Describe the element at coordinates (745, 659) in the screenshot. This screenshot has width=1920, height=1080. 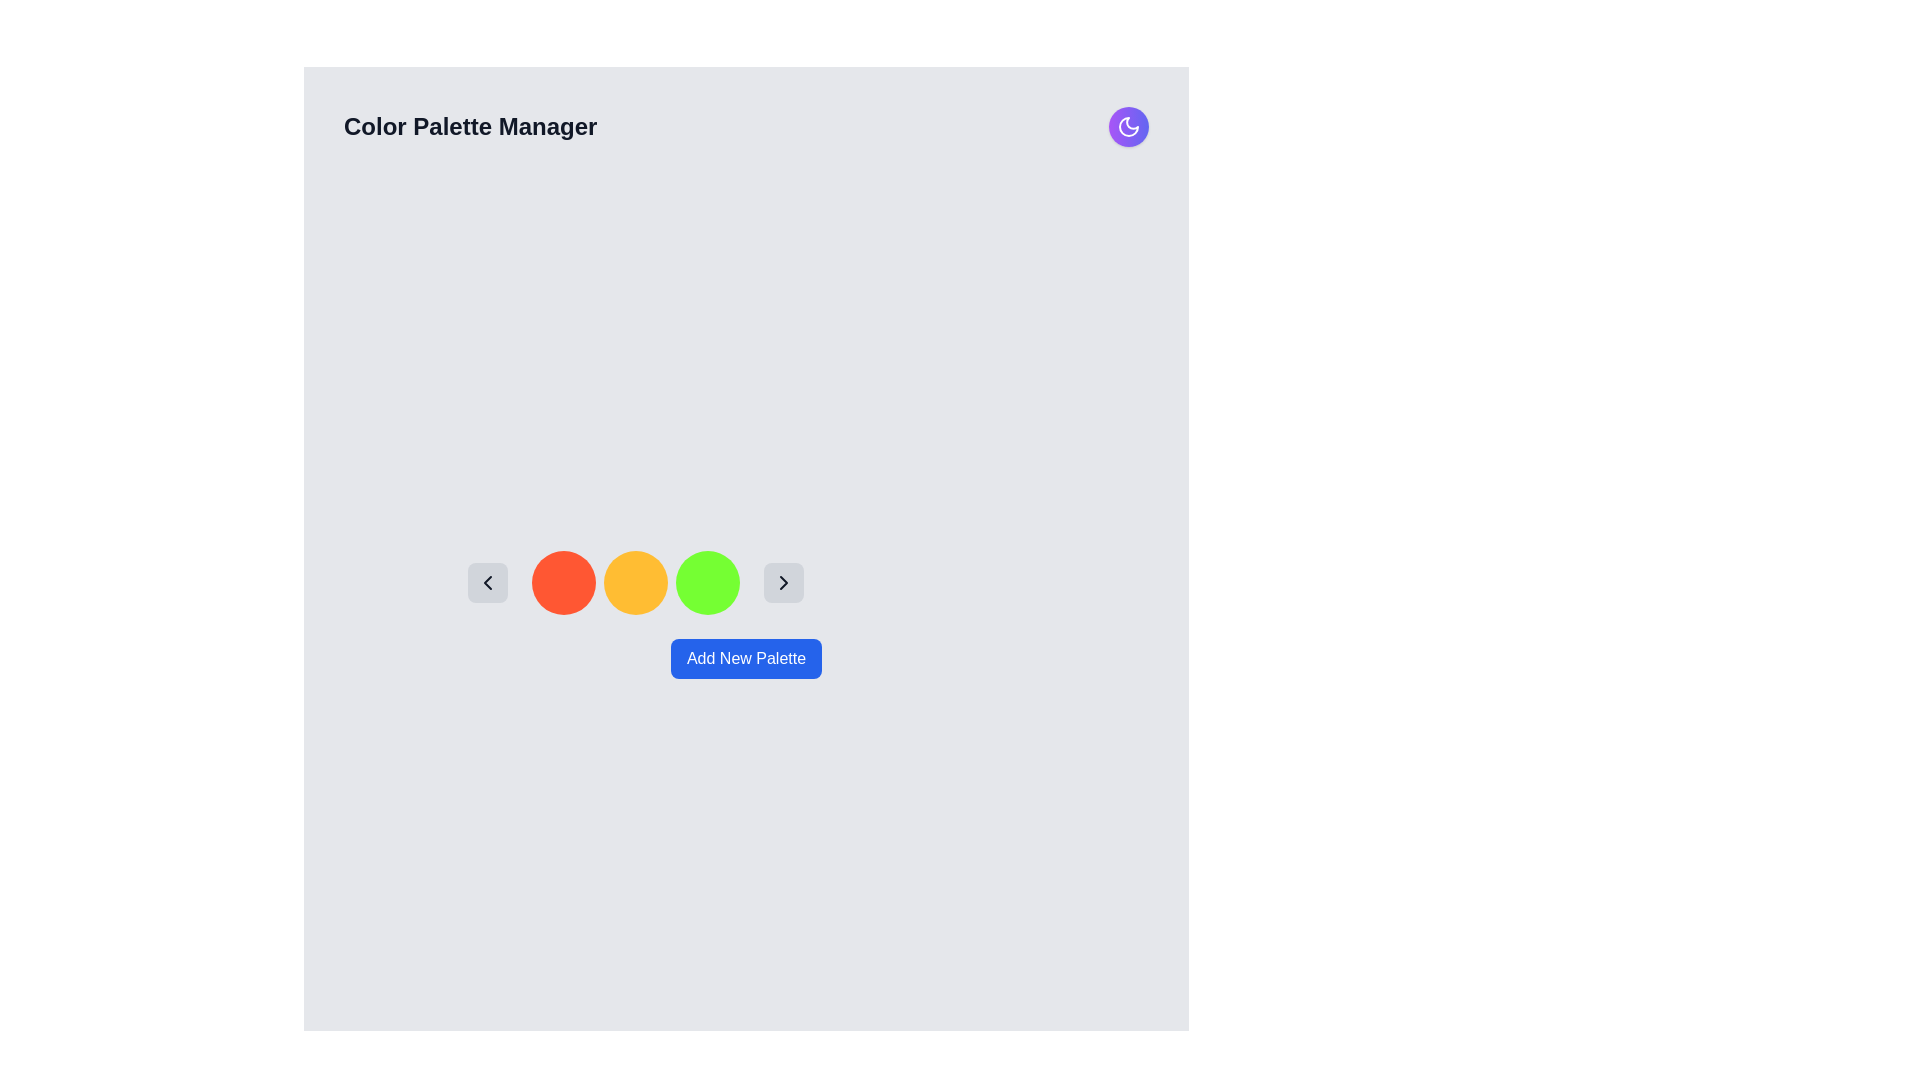
I see `the button located at the center-bottom of the application window` at that location.